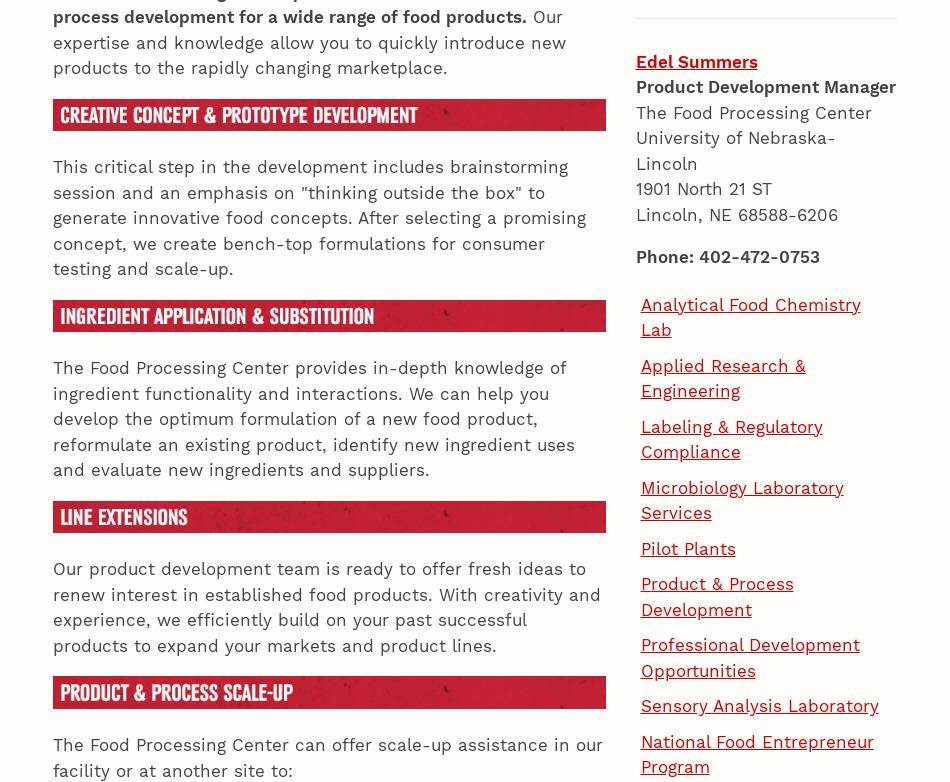  I want to click on 'Solve issues in a smaller dimension to save you time and money.', so click(325, 571).